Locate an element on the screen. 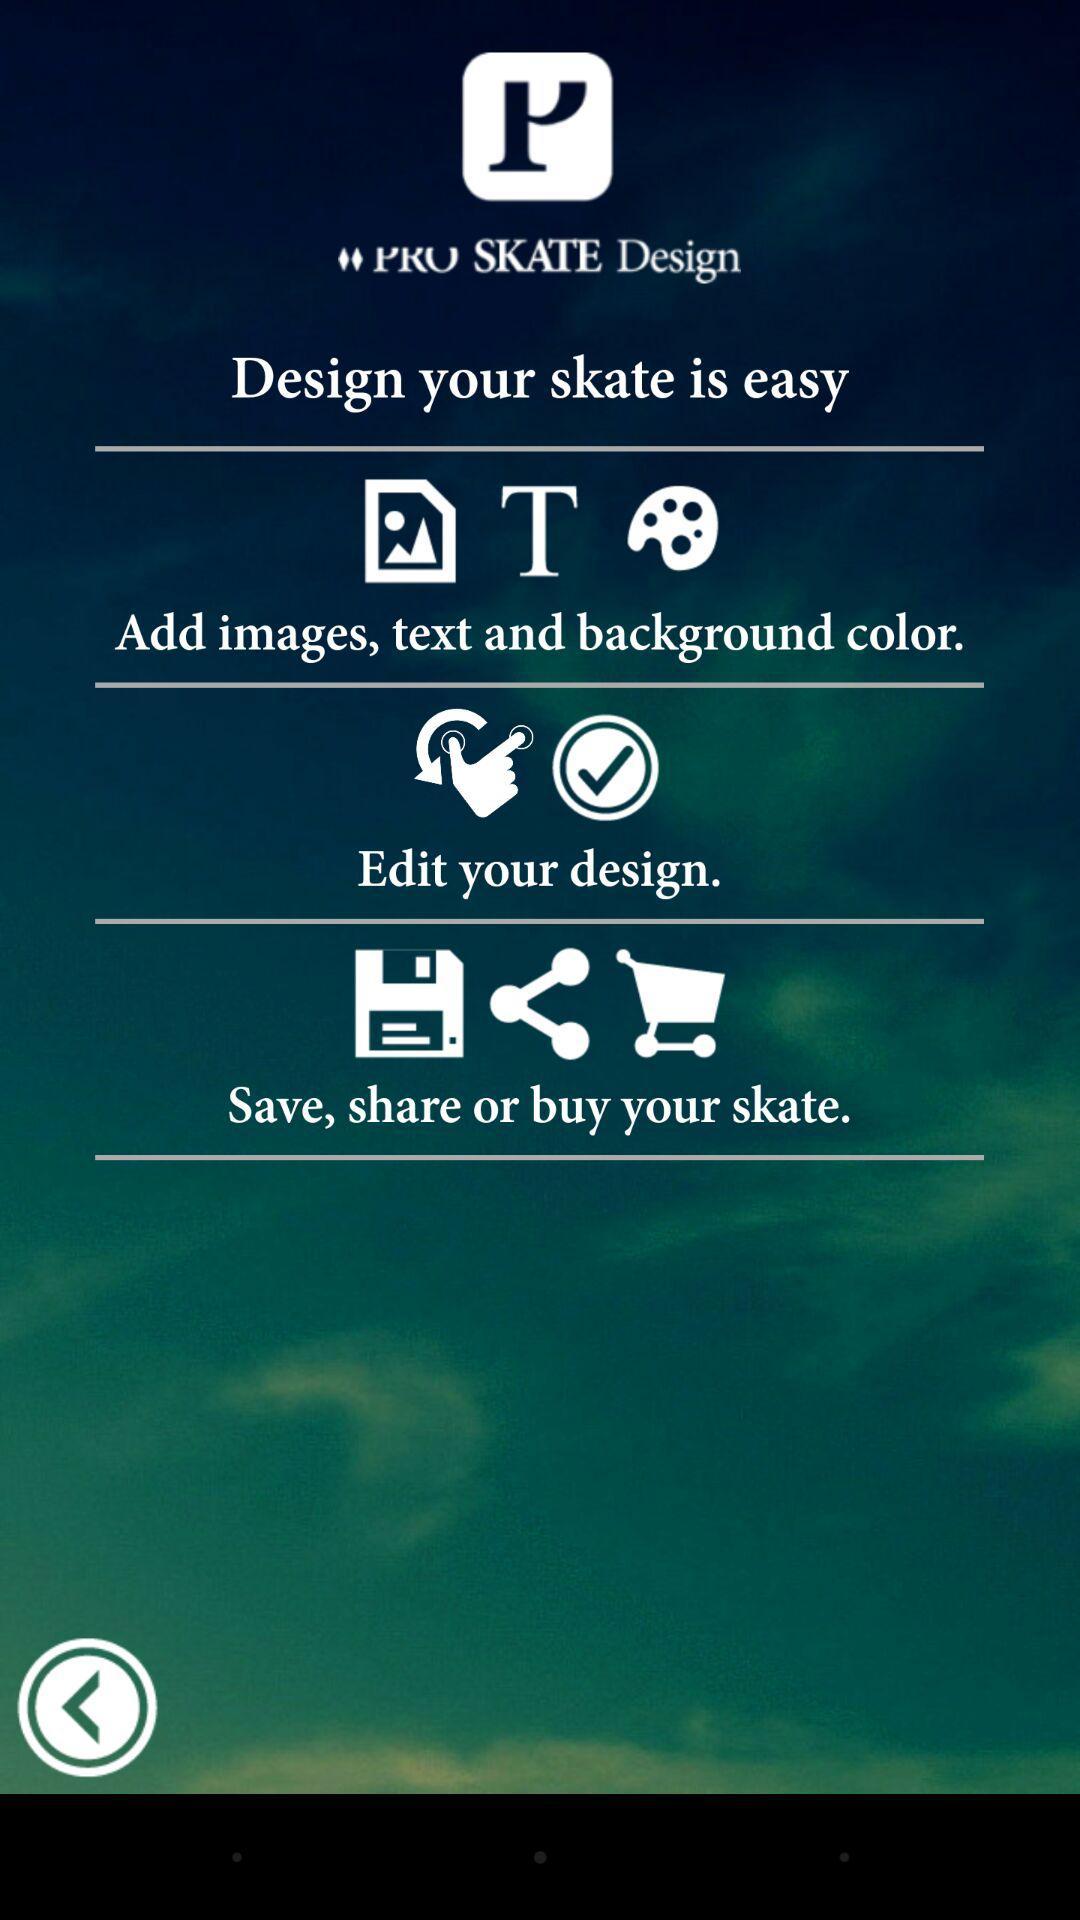  image is located at coordinates (407, 530).